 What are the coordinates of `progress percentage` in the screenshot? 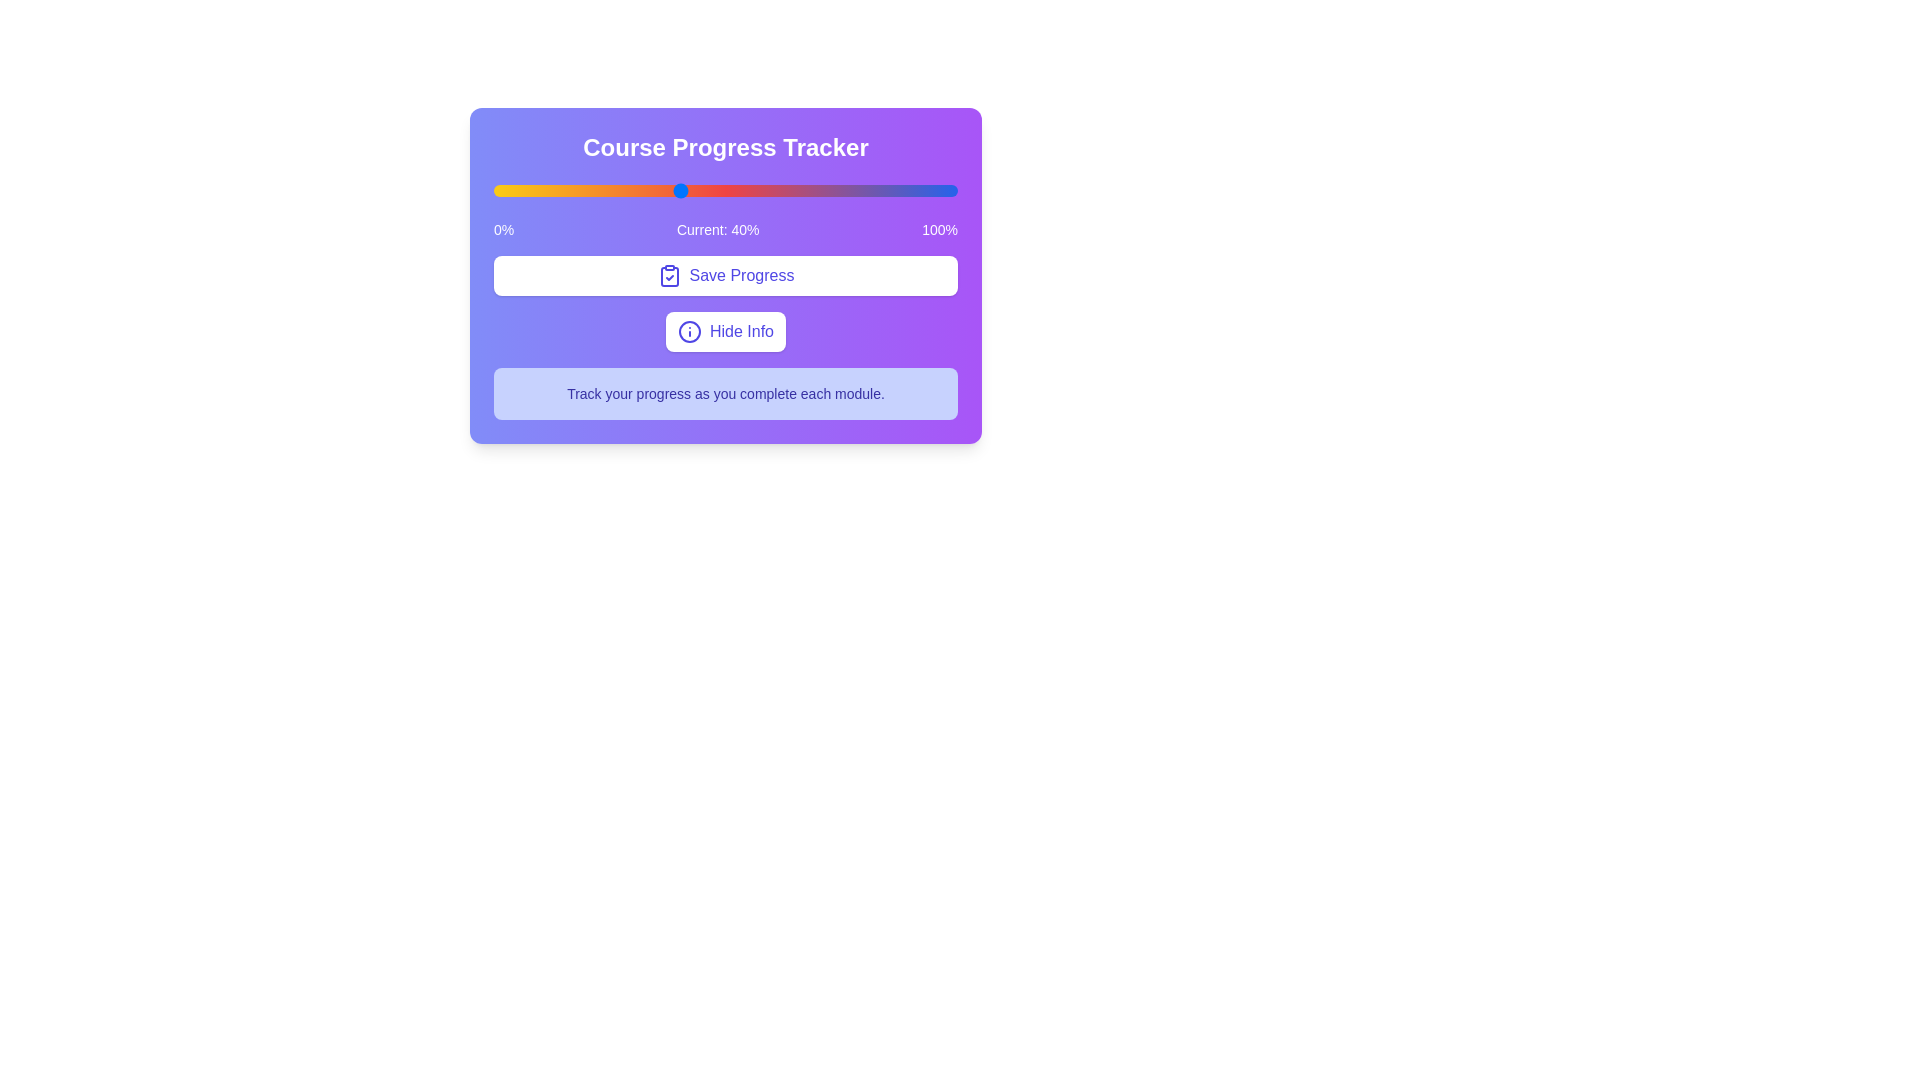 It's located at (661, 191).